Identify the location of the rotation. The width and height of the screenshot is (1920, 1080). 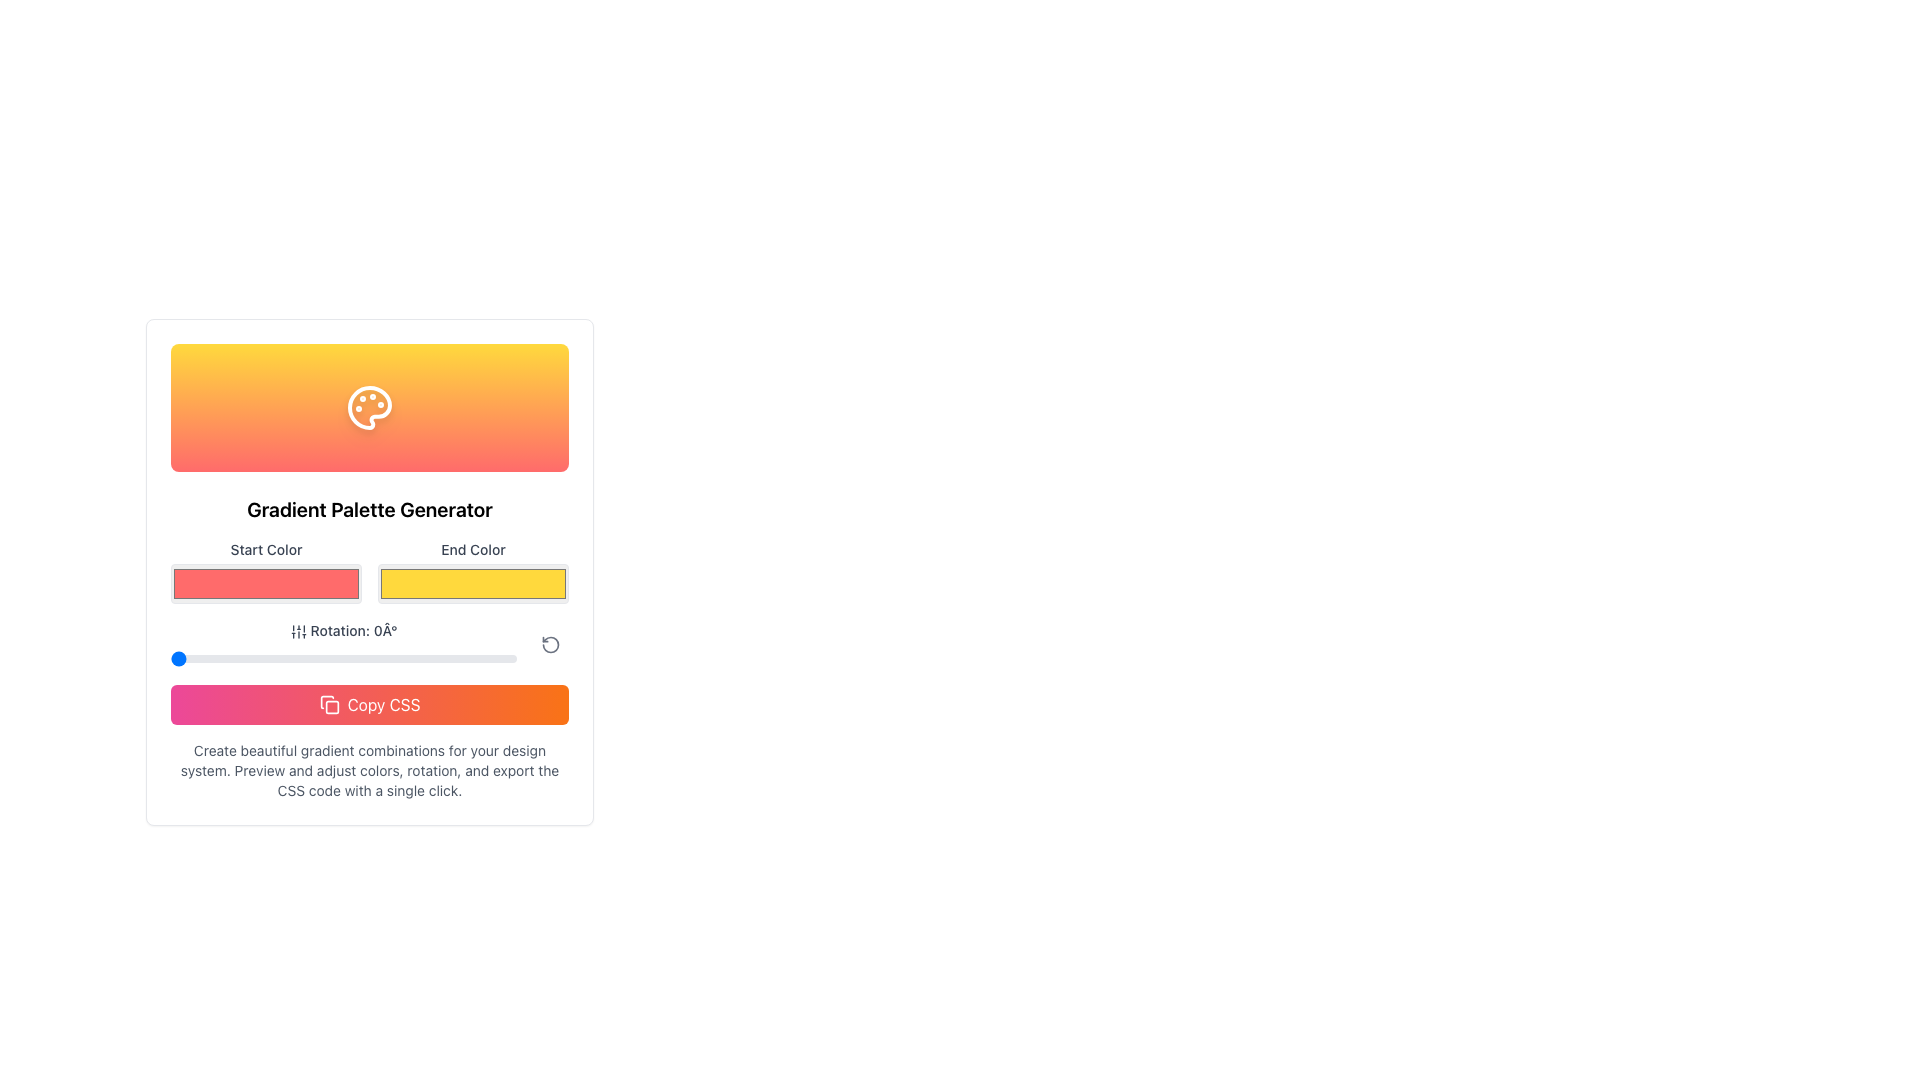
(461, 659).